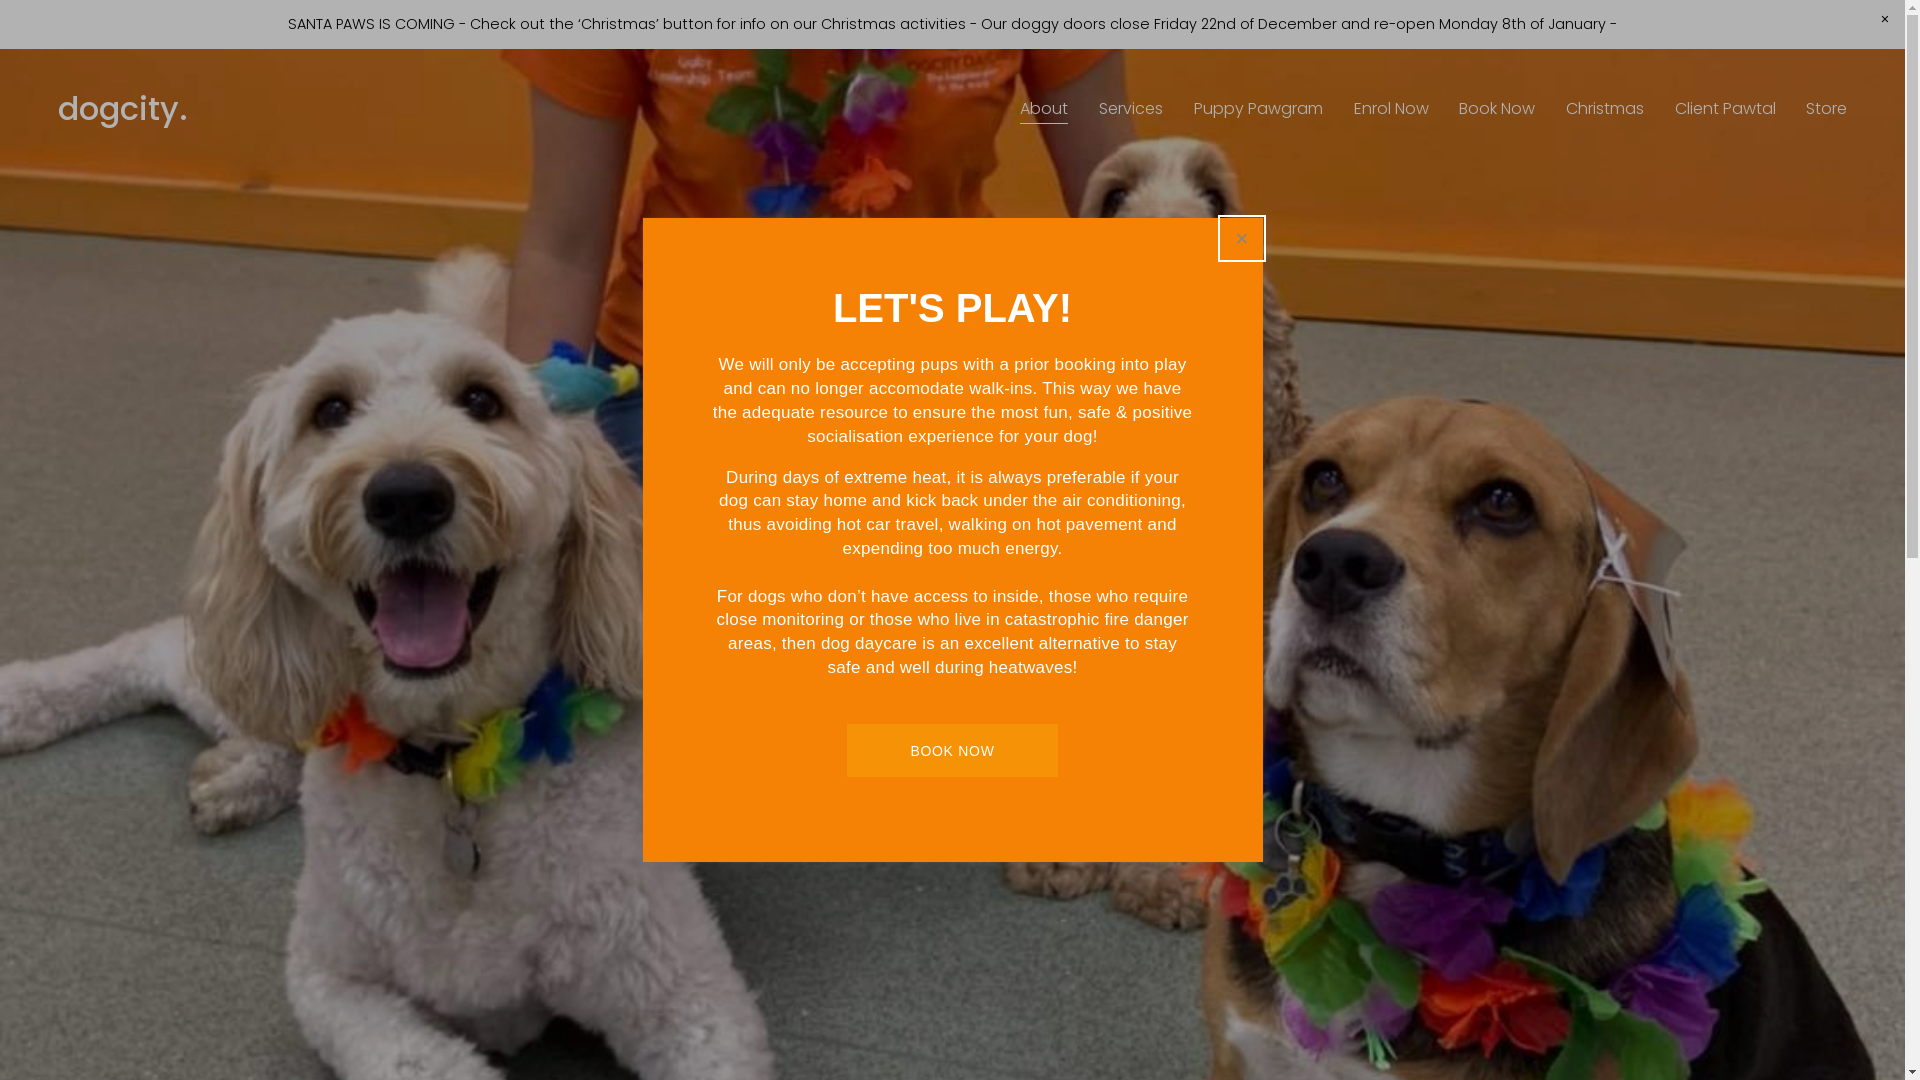 The image size is (1920, 1080). I want to click on 'About', so click(1042, 110).